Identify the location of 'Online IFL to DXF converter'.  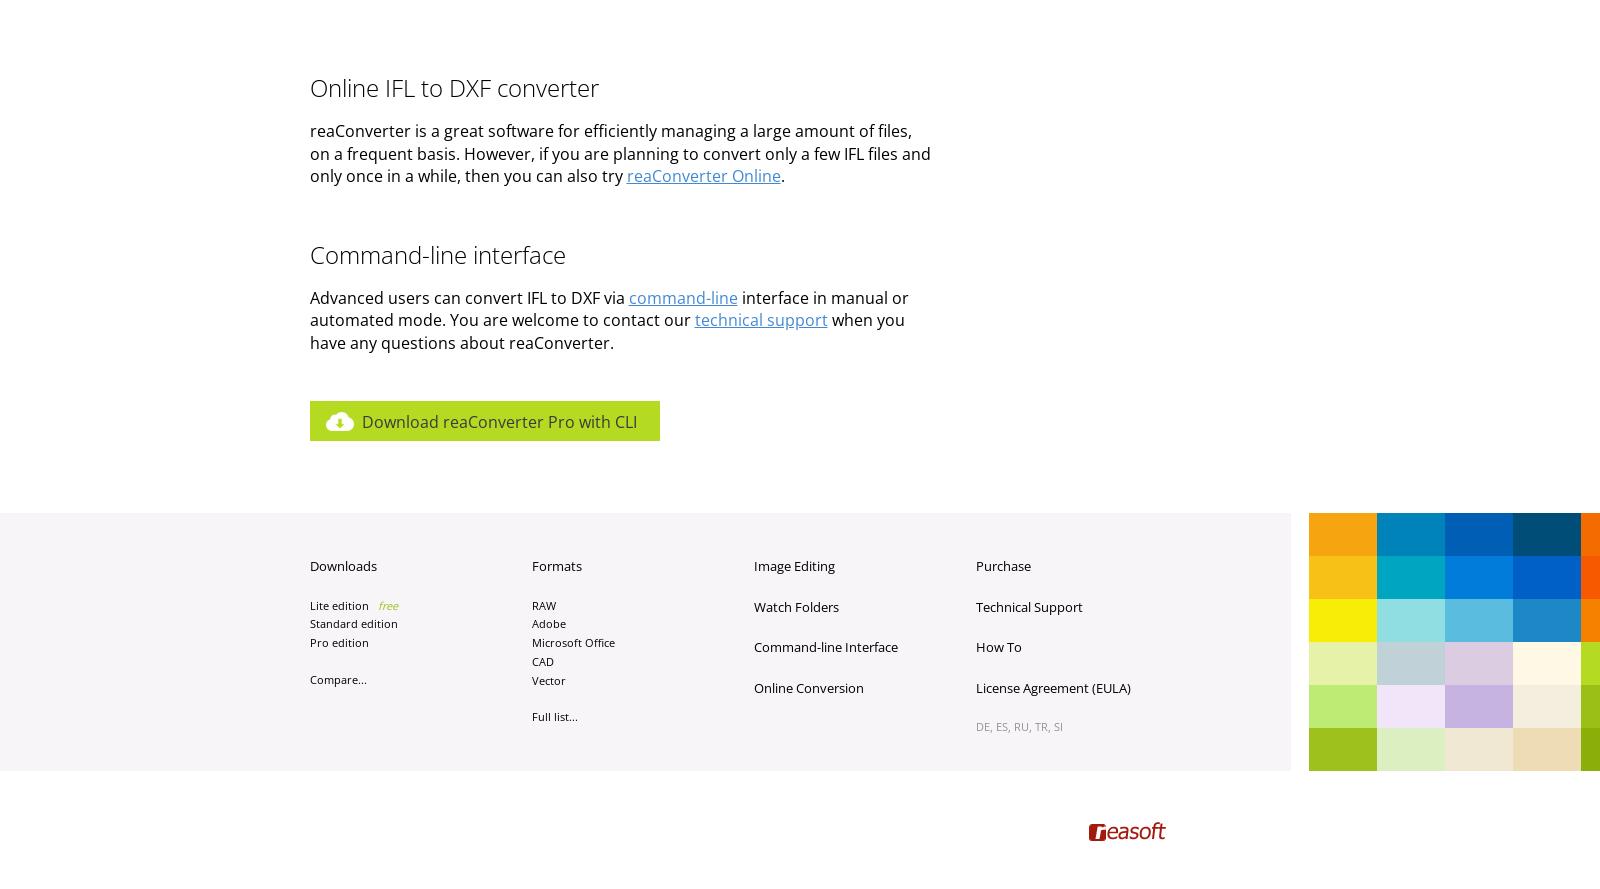
(308, 86).